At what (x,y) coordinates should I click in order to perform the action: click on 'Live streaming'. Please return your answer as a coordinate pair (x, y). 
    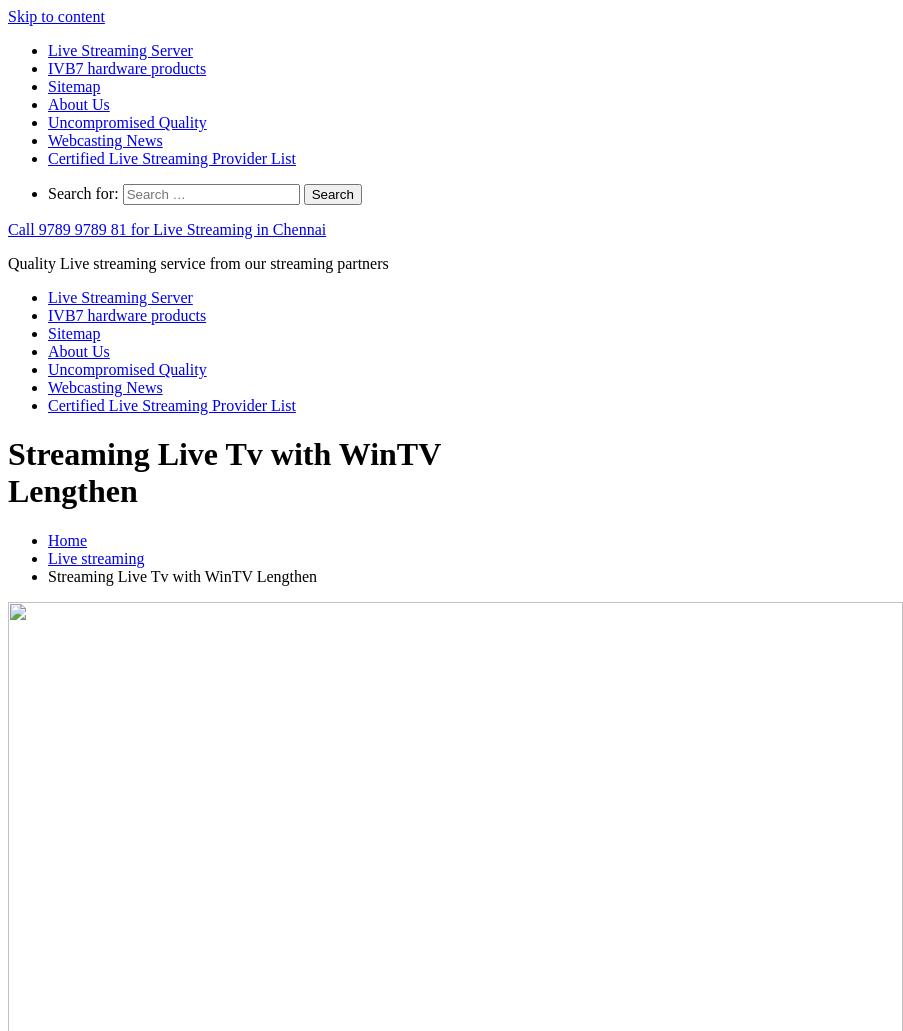
    Looking at the image, I should click on (95, 556).